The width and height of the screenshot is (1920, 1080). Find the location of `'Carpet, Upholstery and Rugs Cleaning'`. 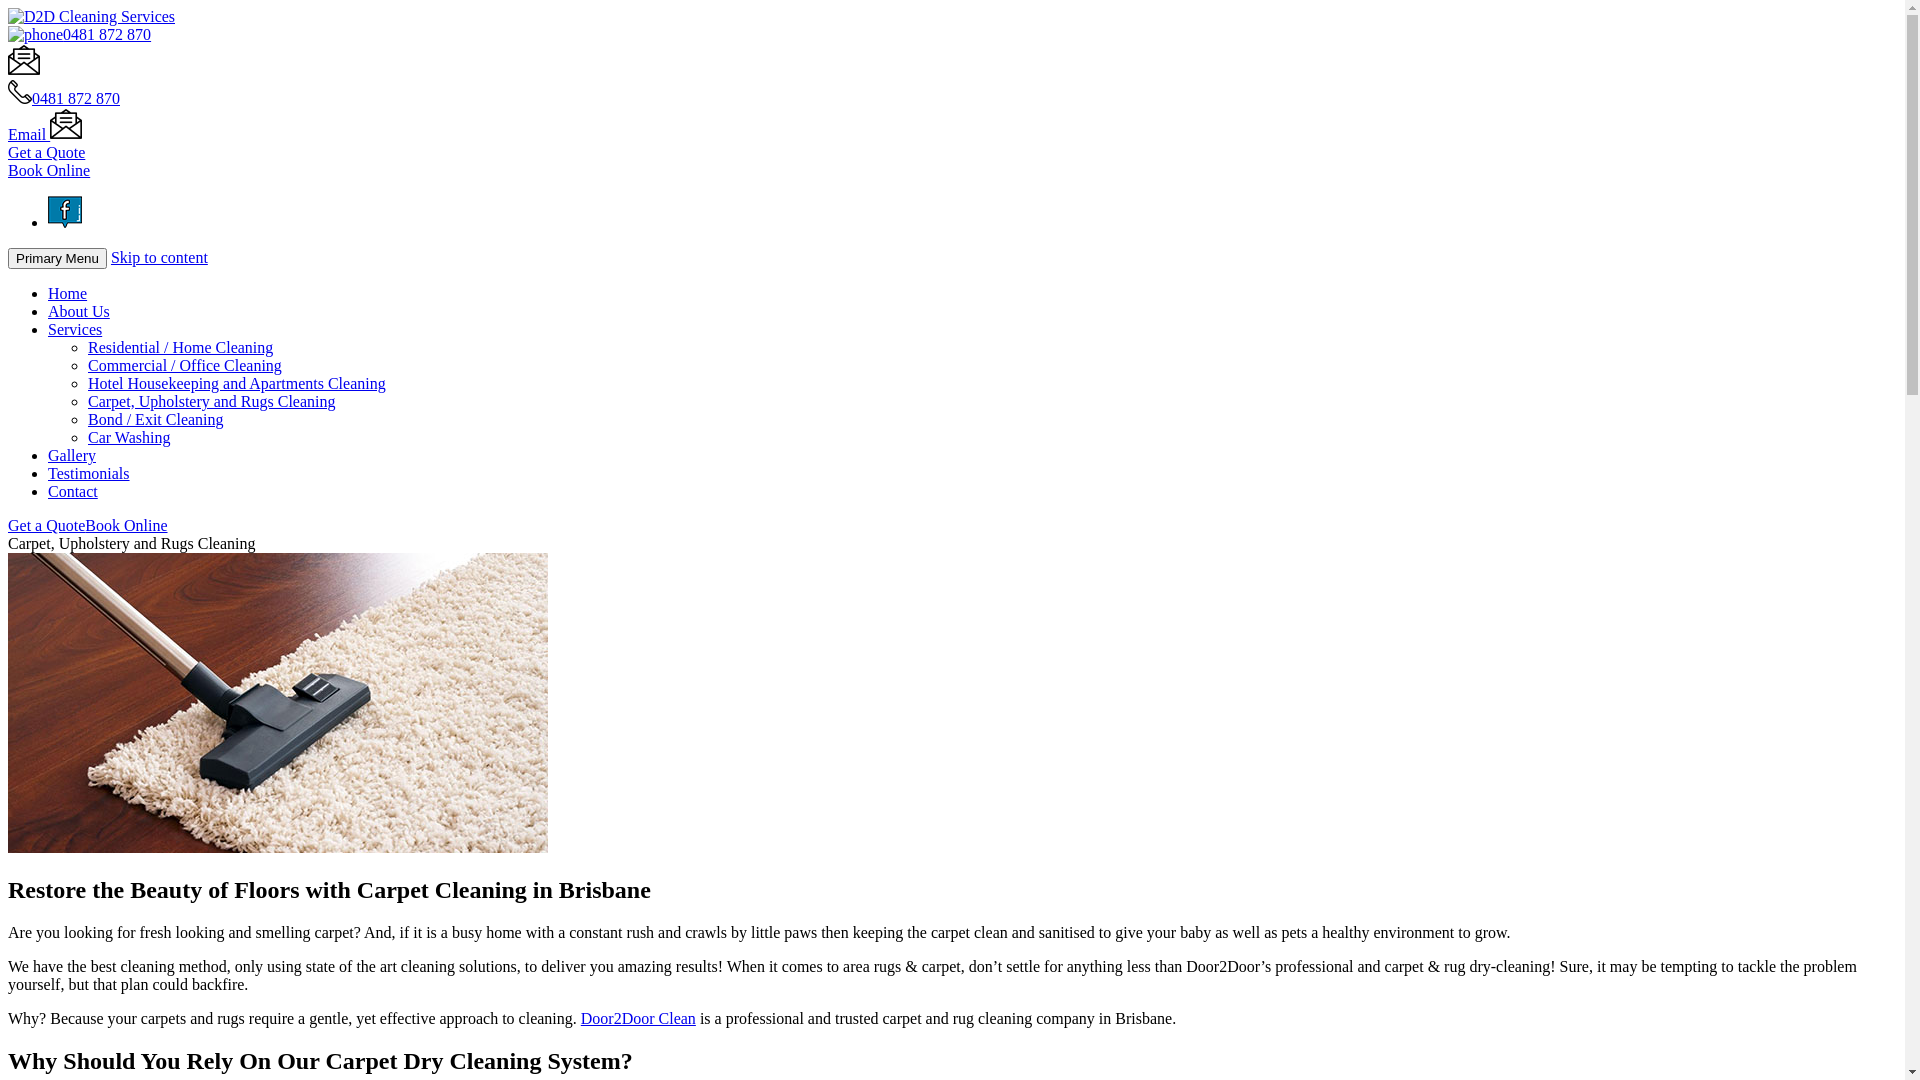

'Carpet, Upholstery and Rugs Cleaning' is located at coordinates (211, 401).